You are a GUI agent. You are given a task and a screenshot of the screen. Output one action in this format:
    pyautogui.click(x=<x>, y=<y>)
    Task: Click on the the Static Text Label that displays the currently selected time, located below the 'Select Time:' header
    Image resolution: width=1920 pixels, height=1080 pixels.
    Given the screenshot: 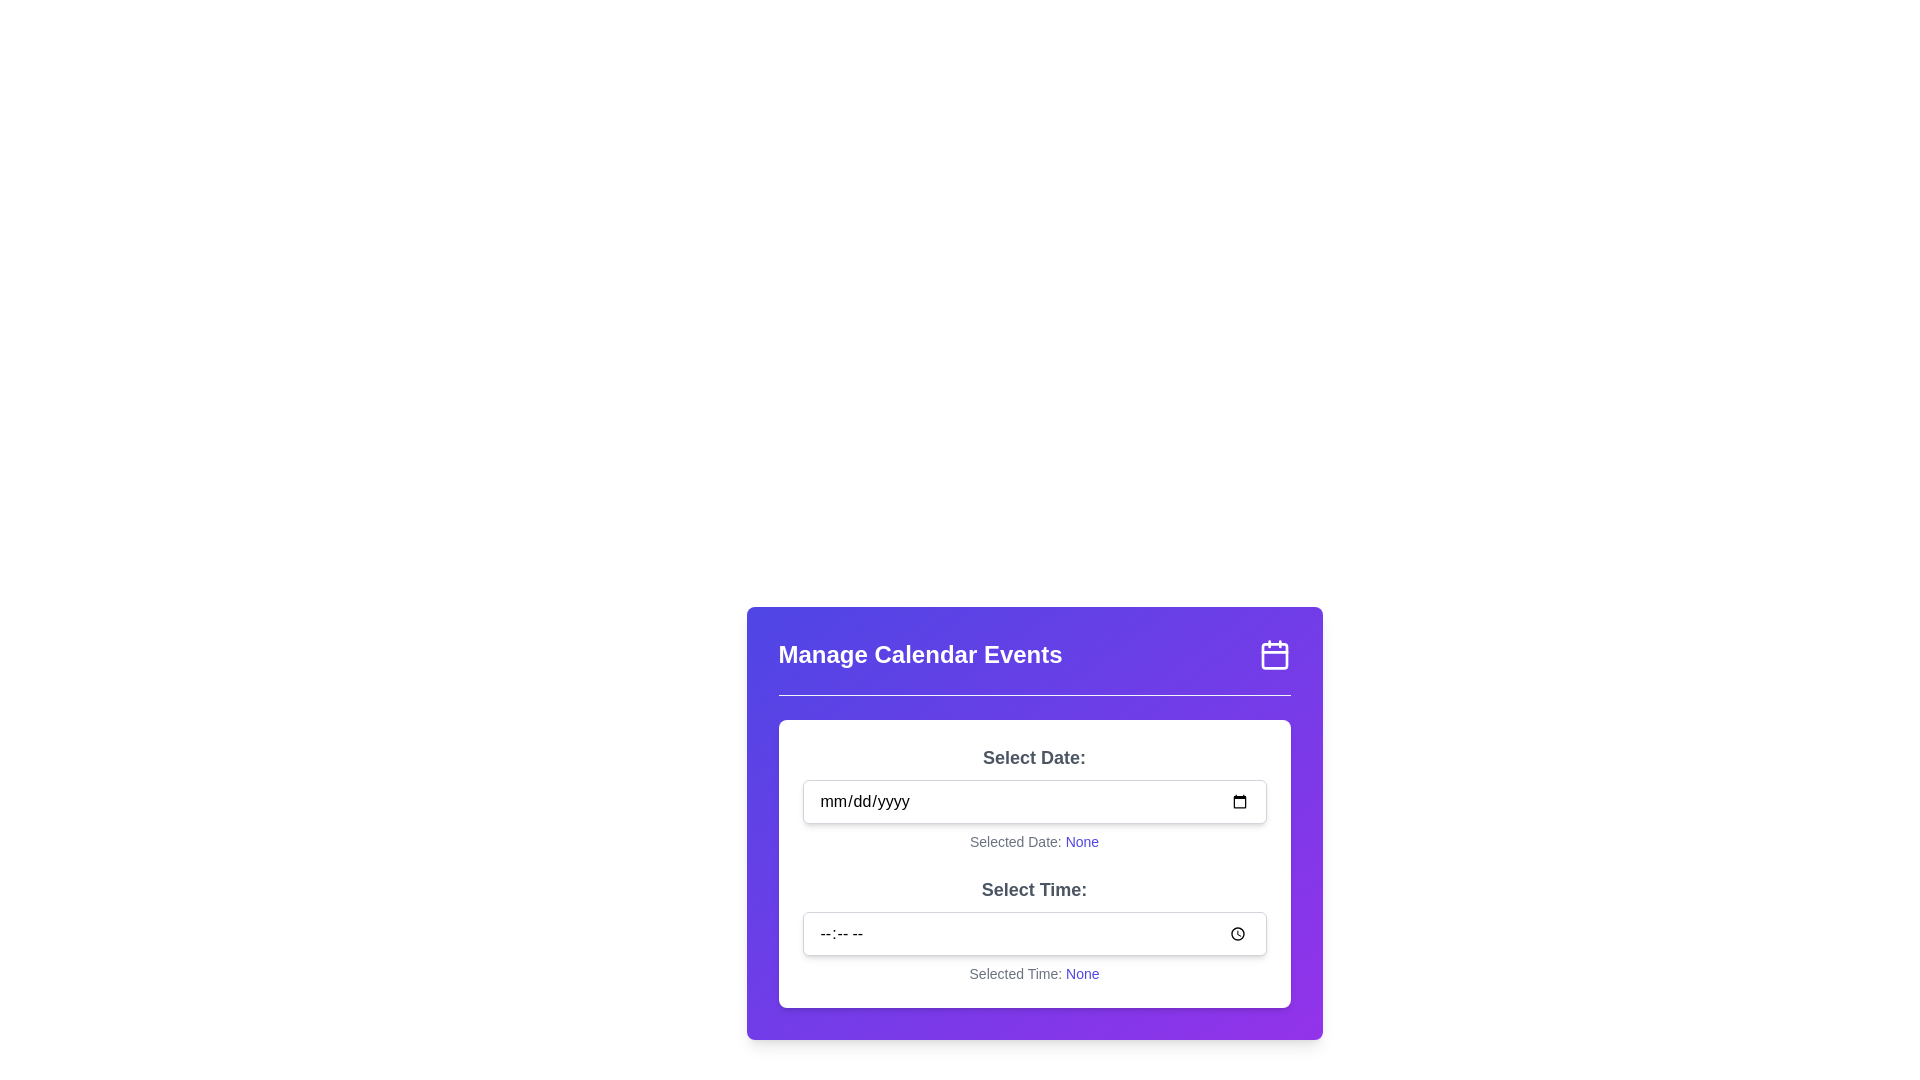 What is the action you would take?
    pyautogui.click(x=1034, y=973)
    